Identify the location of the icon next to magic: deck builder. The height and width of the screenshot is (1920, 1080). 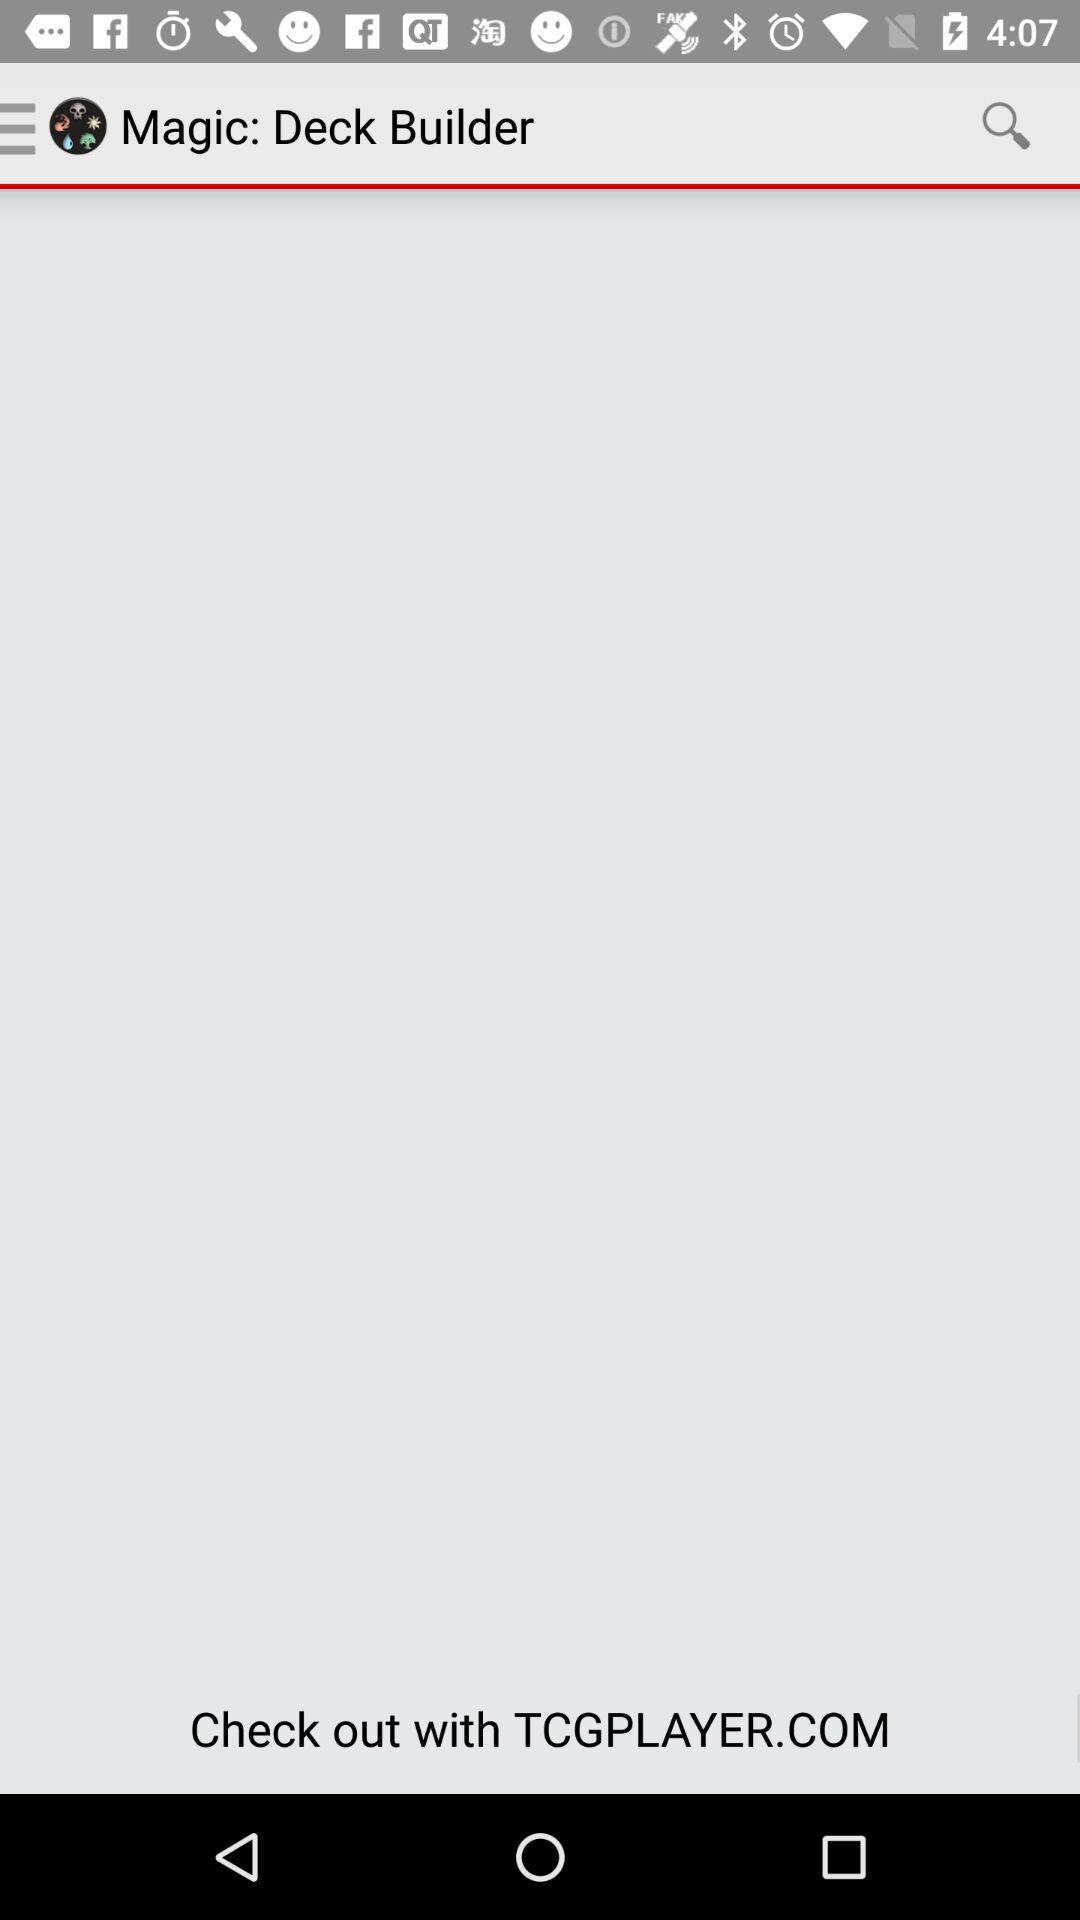
(1006, 124).